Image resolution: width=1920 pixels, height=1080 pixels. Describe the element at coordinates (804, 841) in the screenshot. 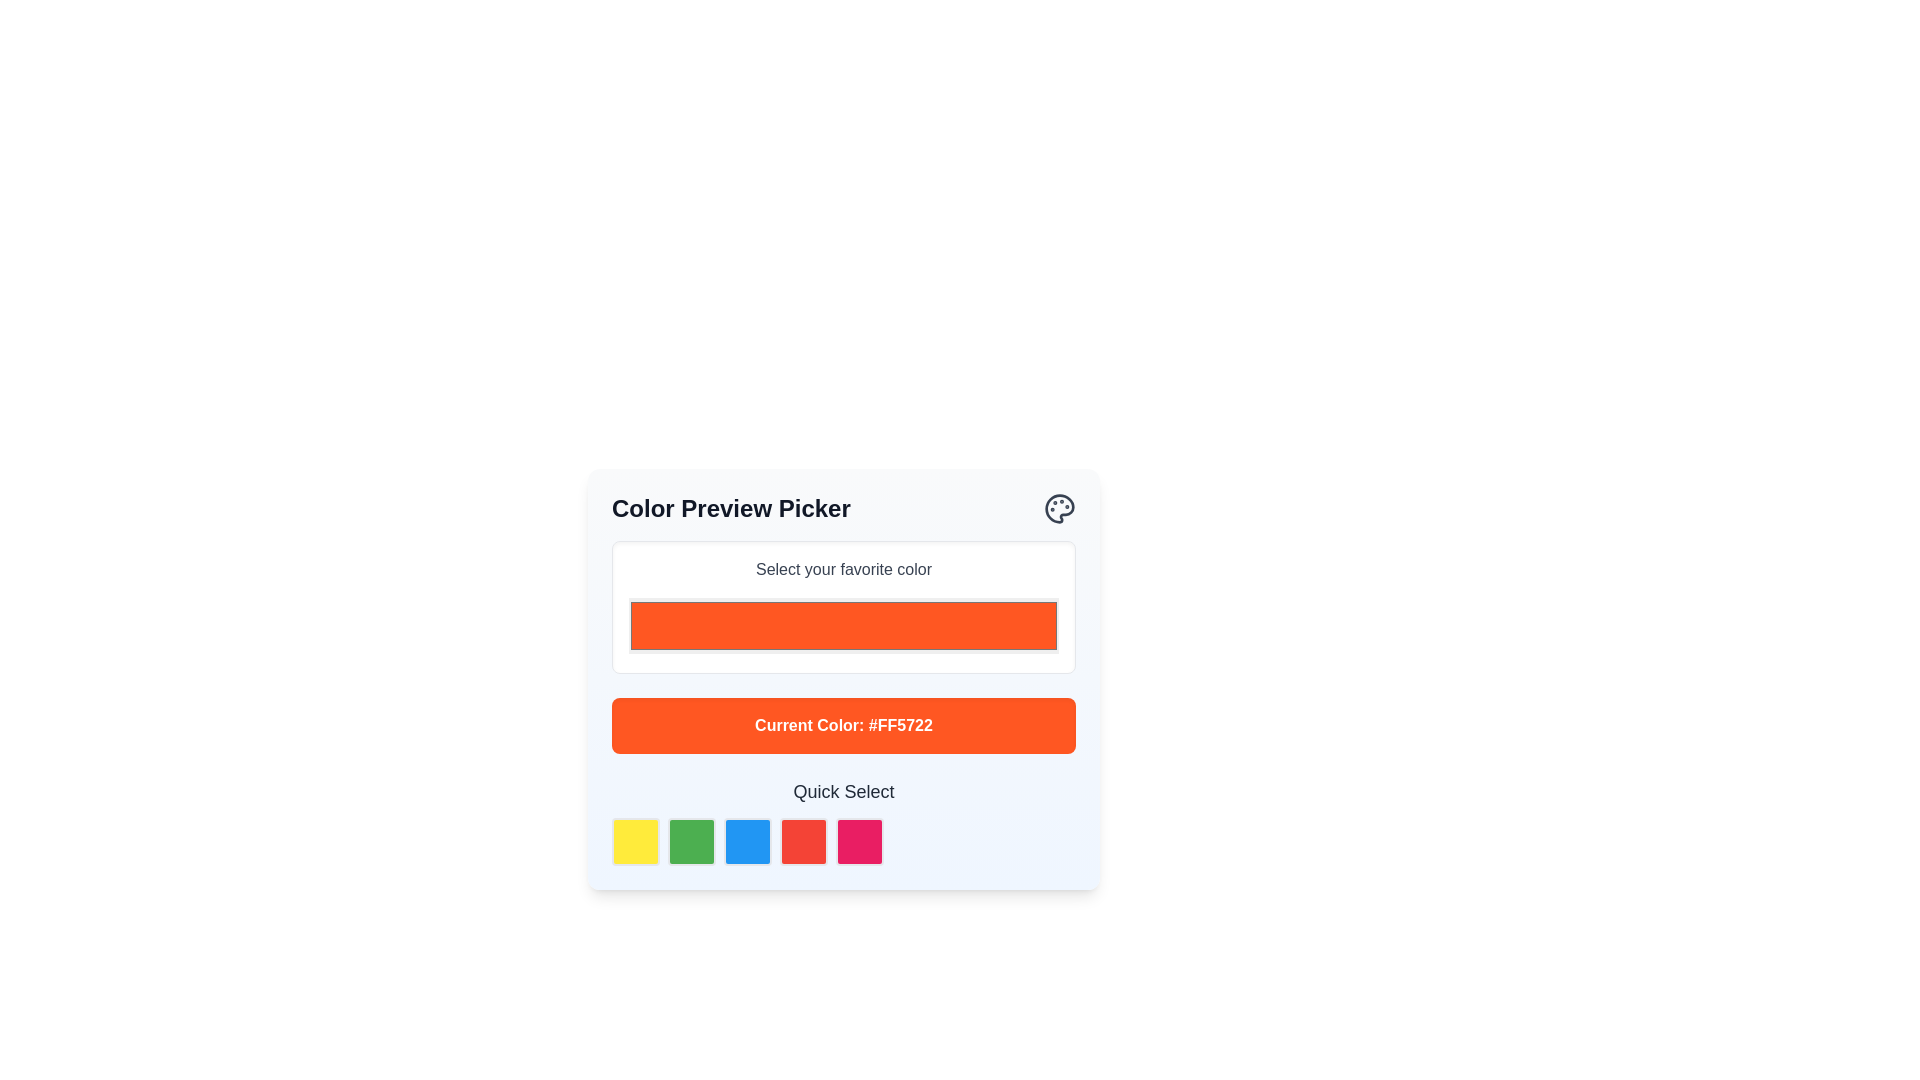

I see `the fourth square button representing the selectable color option for red` at that location.